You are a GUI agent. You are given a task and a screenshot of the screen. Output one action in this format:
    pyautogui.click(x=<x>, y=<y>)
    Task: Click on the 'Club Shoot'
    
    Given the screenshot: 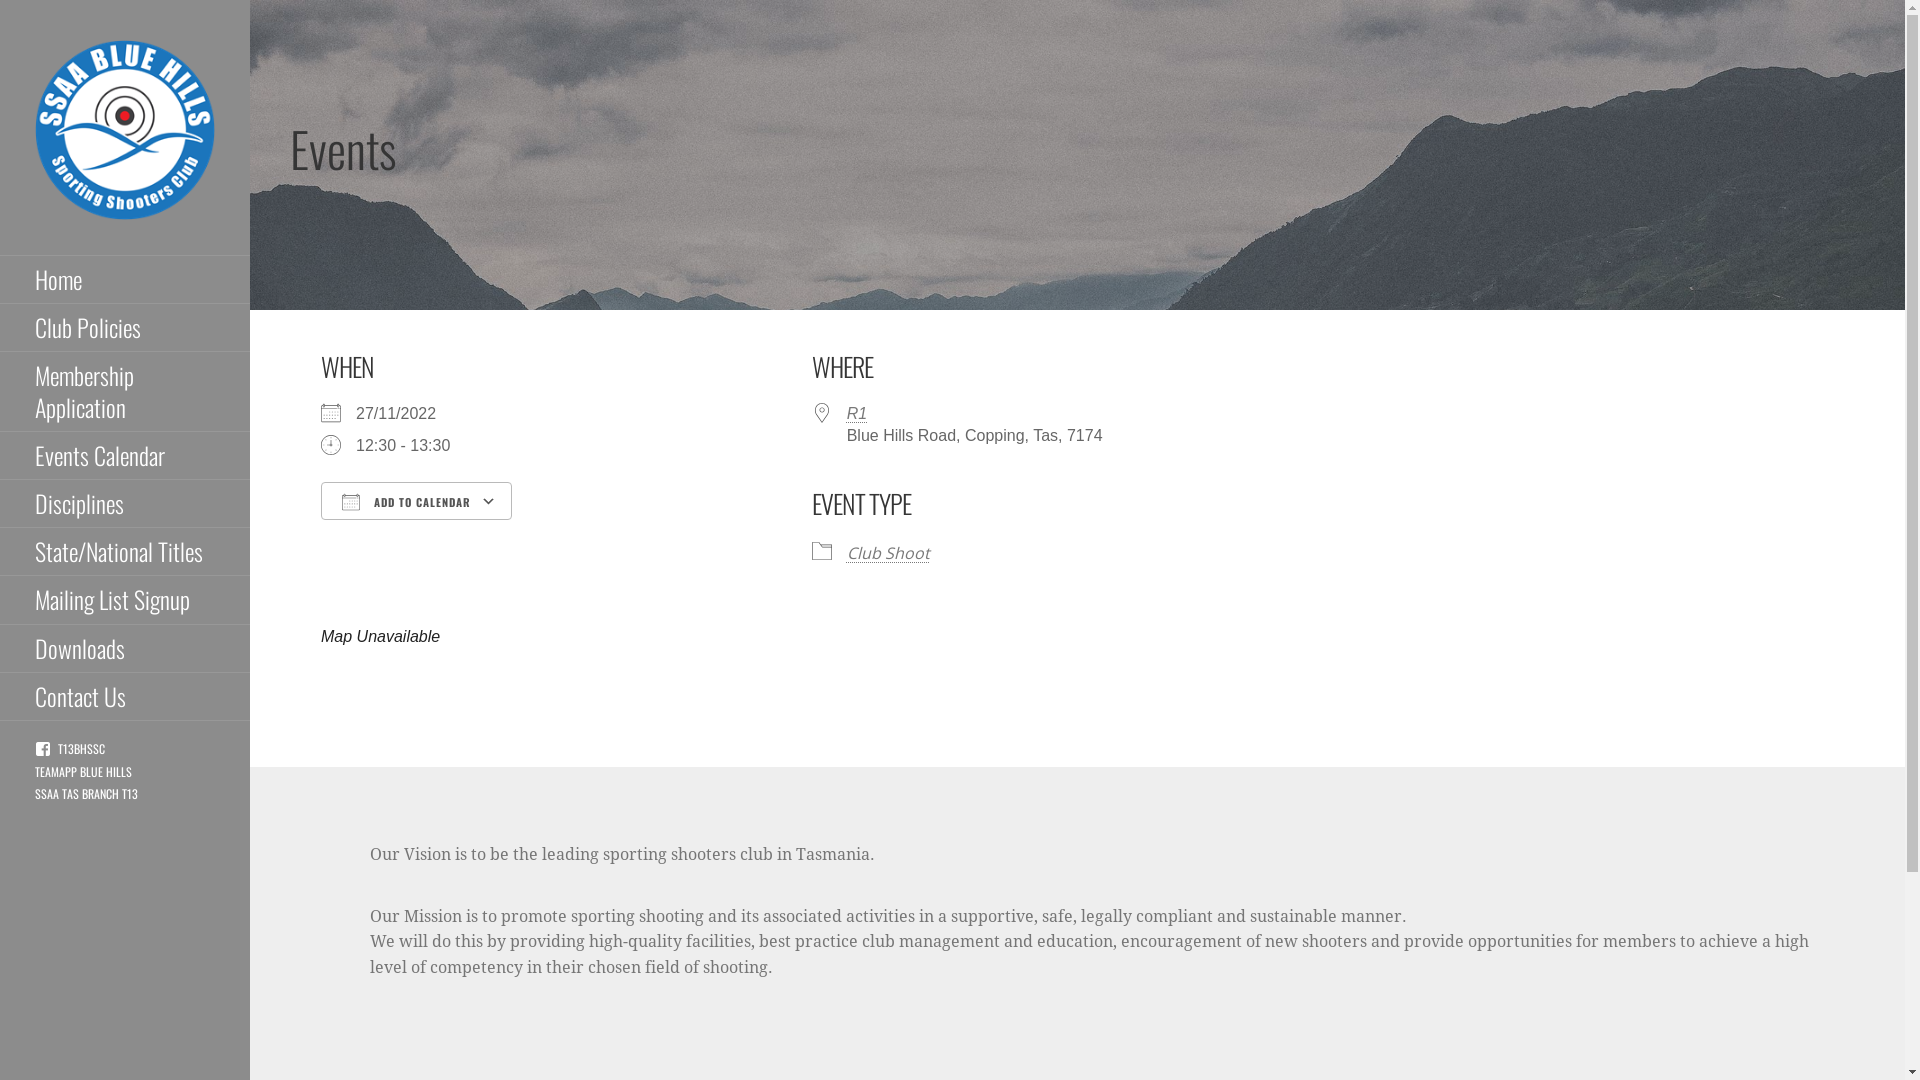 What is the action you would take?
    pyautogui.click(x=887, y=552)
    